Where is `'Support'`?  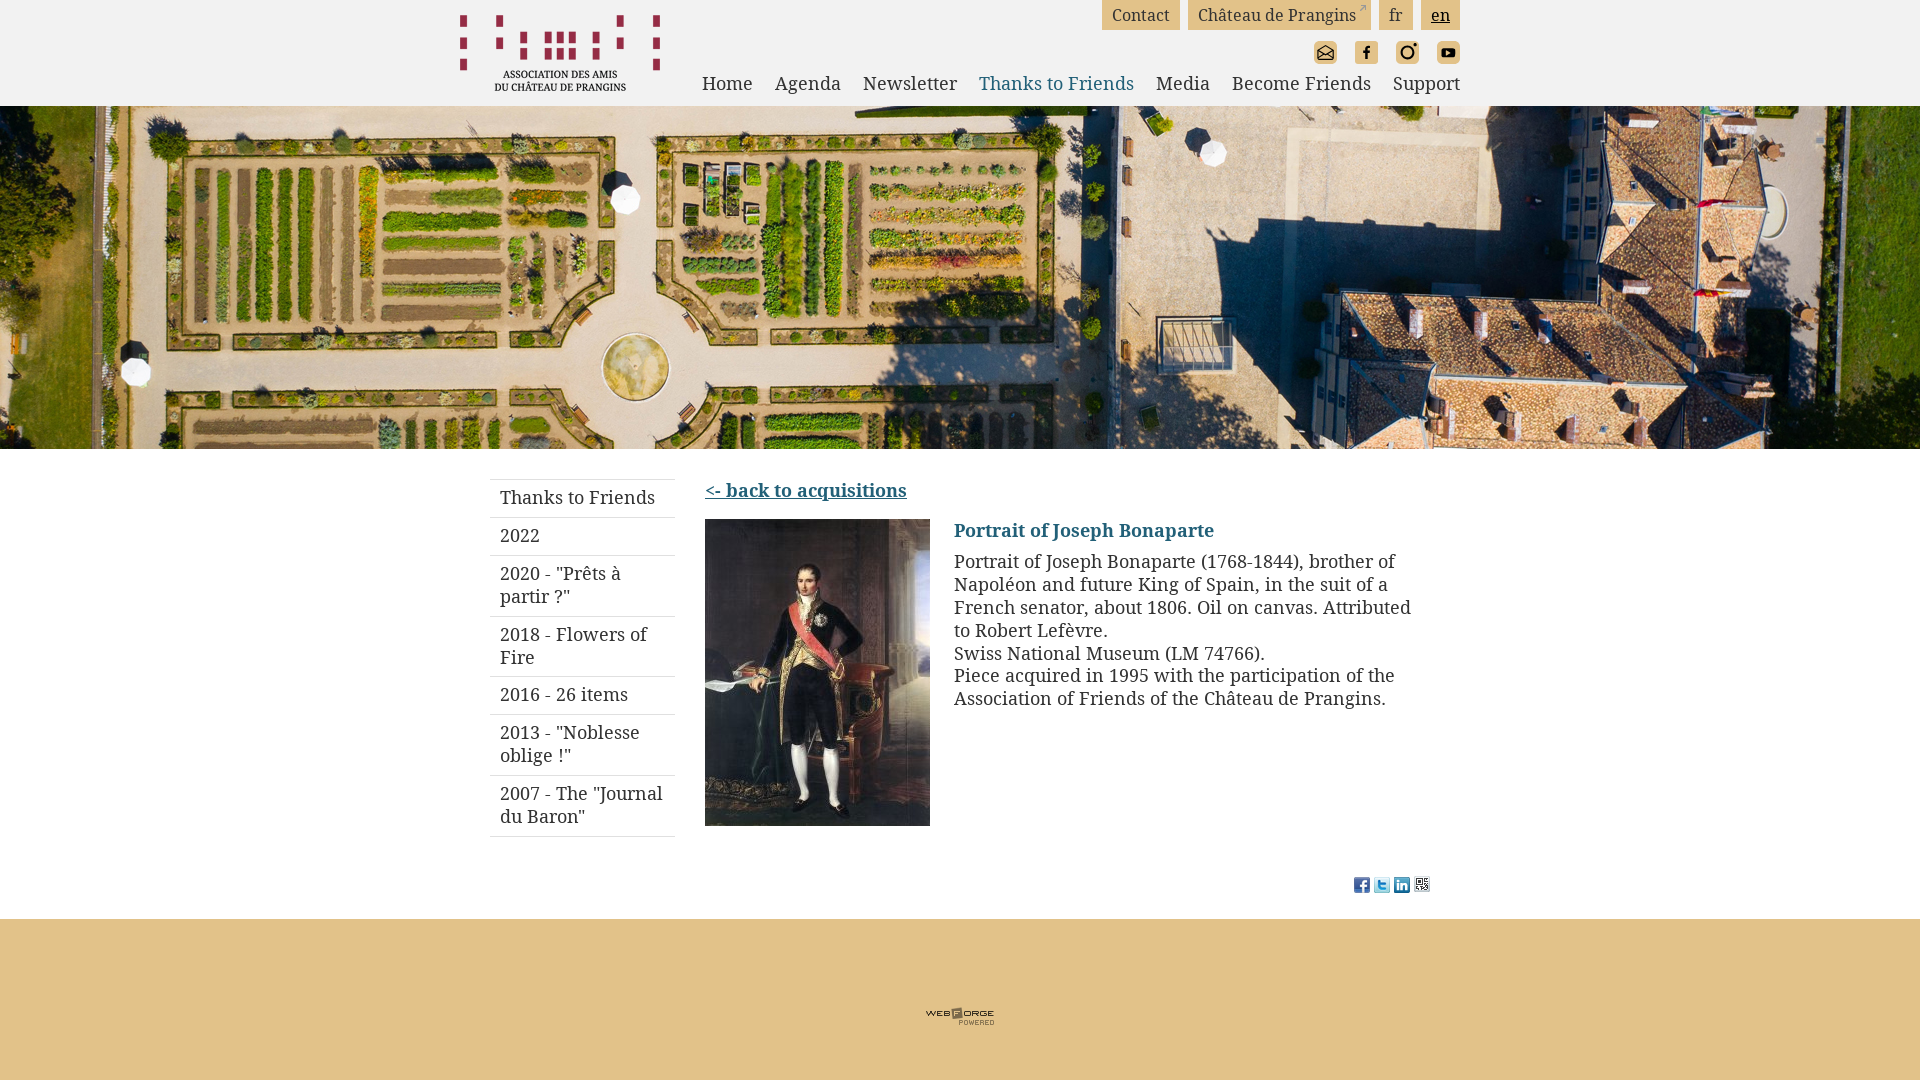 'Support' is located at coordinates (1414, 83).